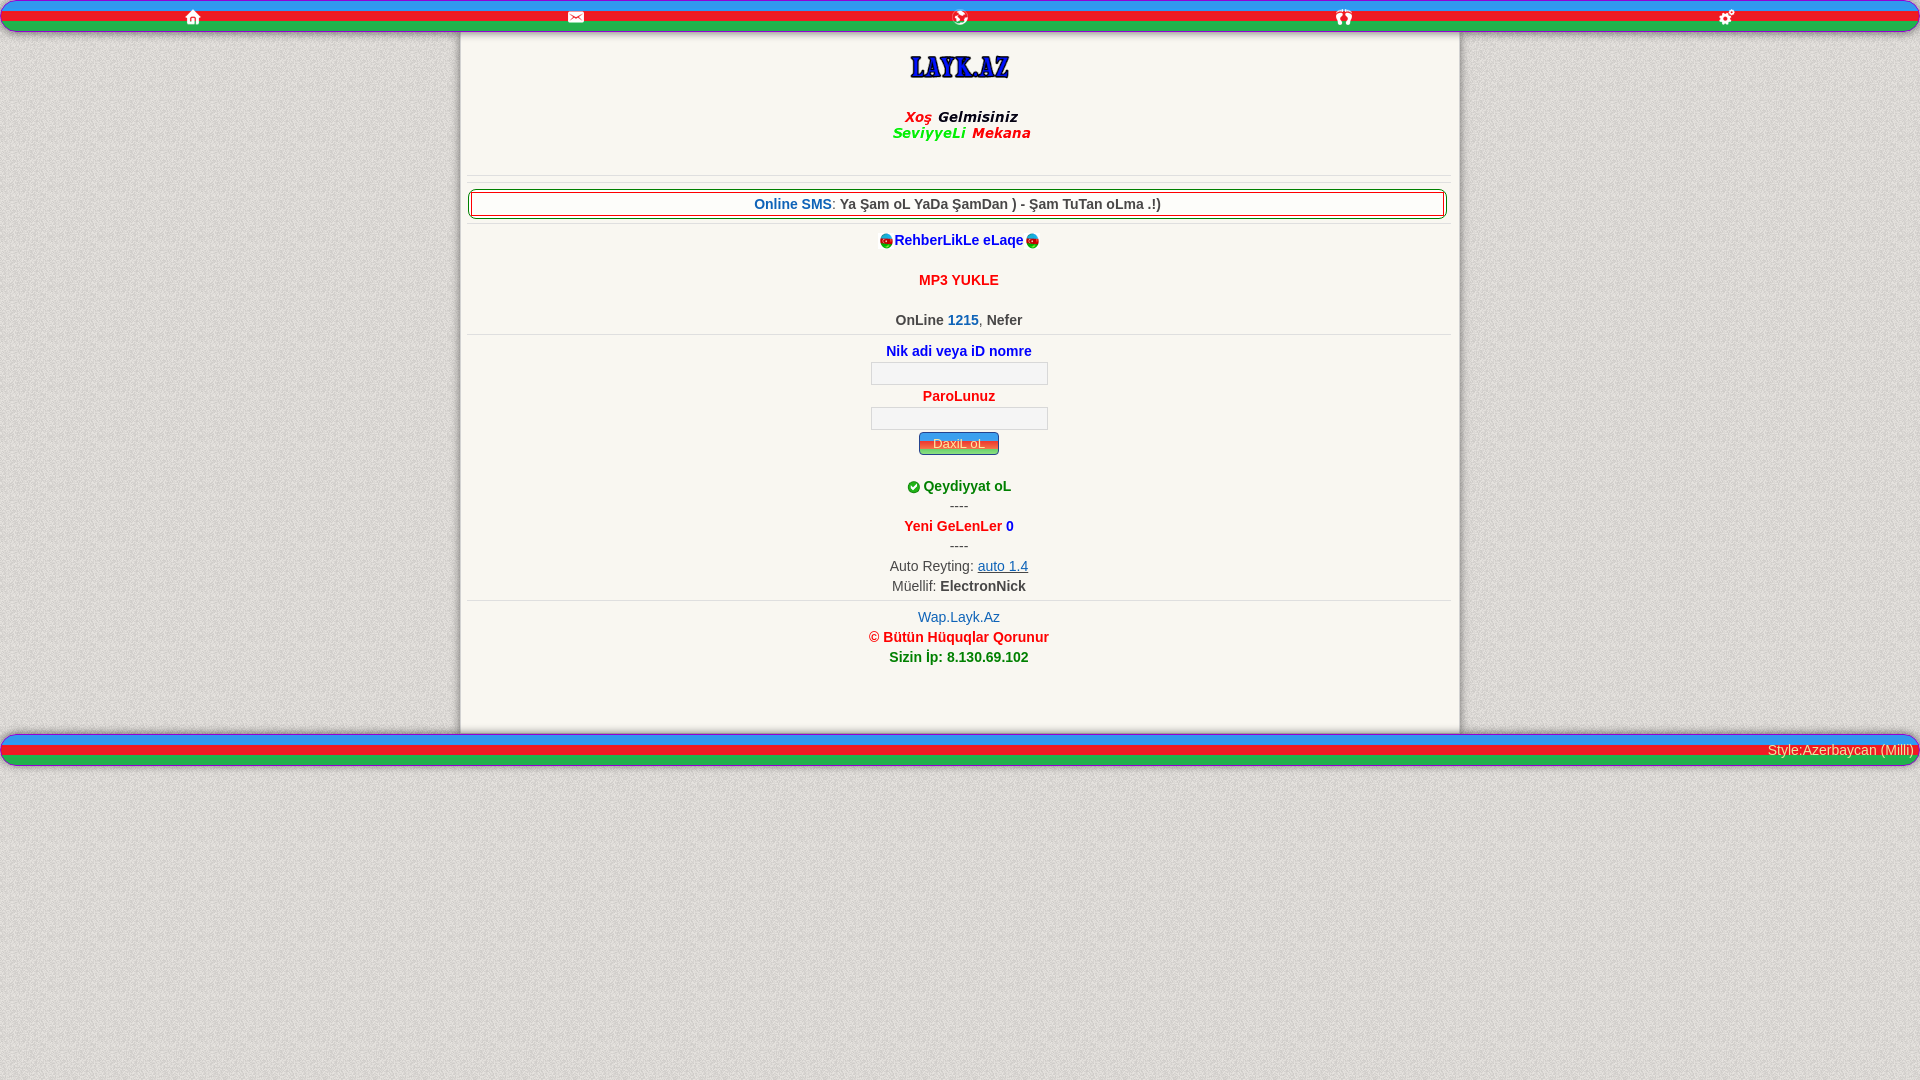 The width and height of the screenshot is (1920, 1080). What do you see at coordinates (957, 238) in the screenshot?
I see `'RehberLikLe eLaqe'` at bounding box center [957, 238].